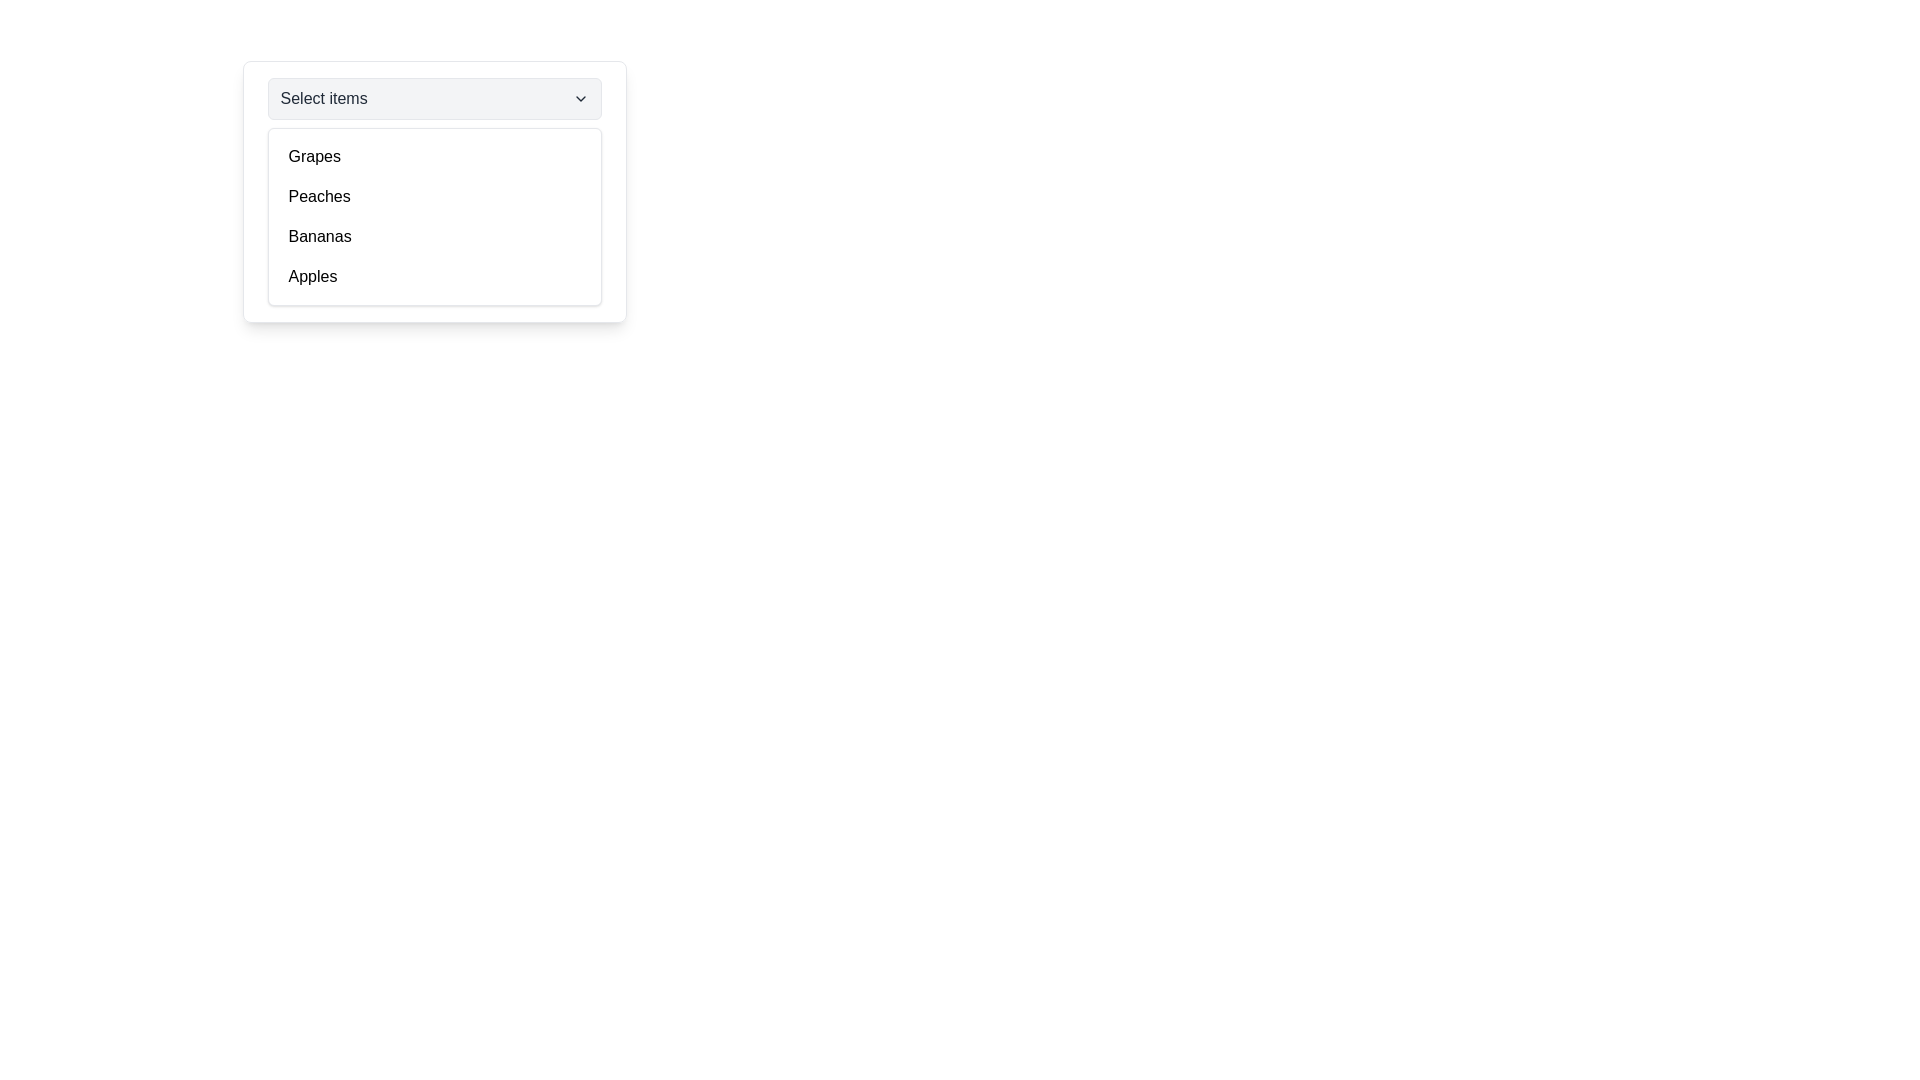 The width and height of the screenshot is (1920, 1080). Describe the element at coordinates (433, 156) in the screenshot. I see `the 'Grapes' option in the dropdown menu` at that location.